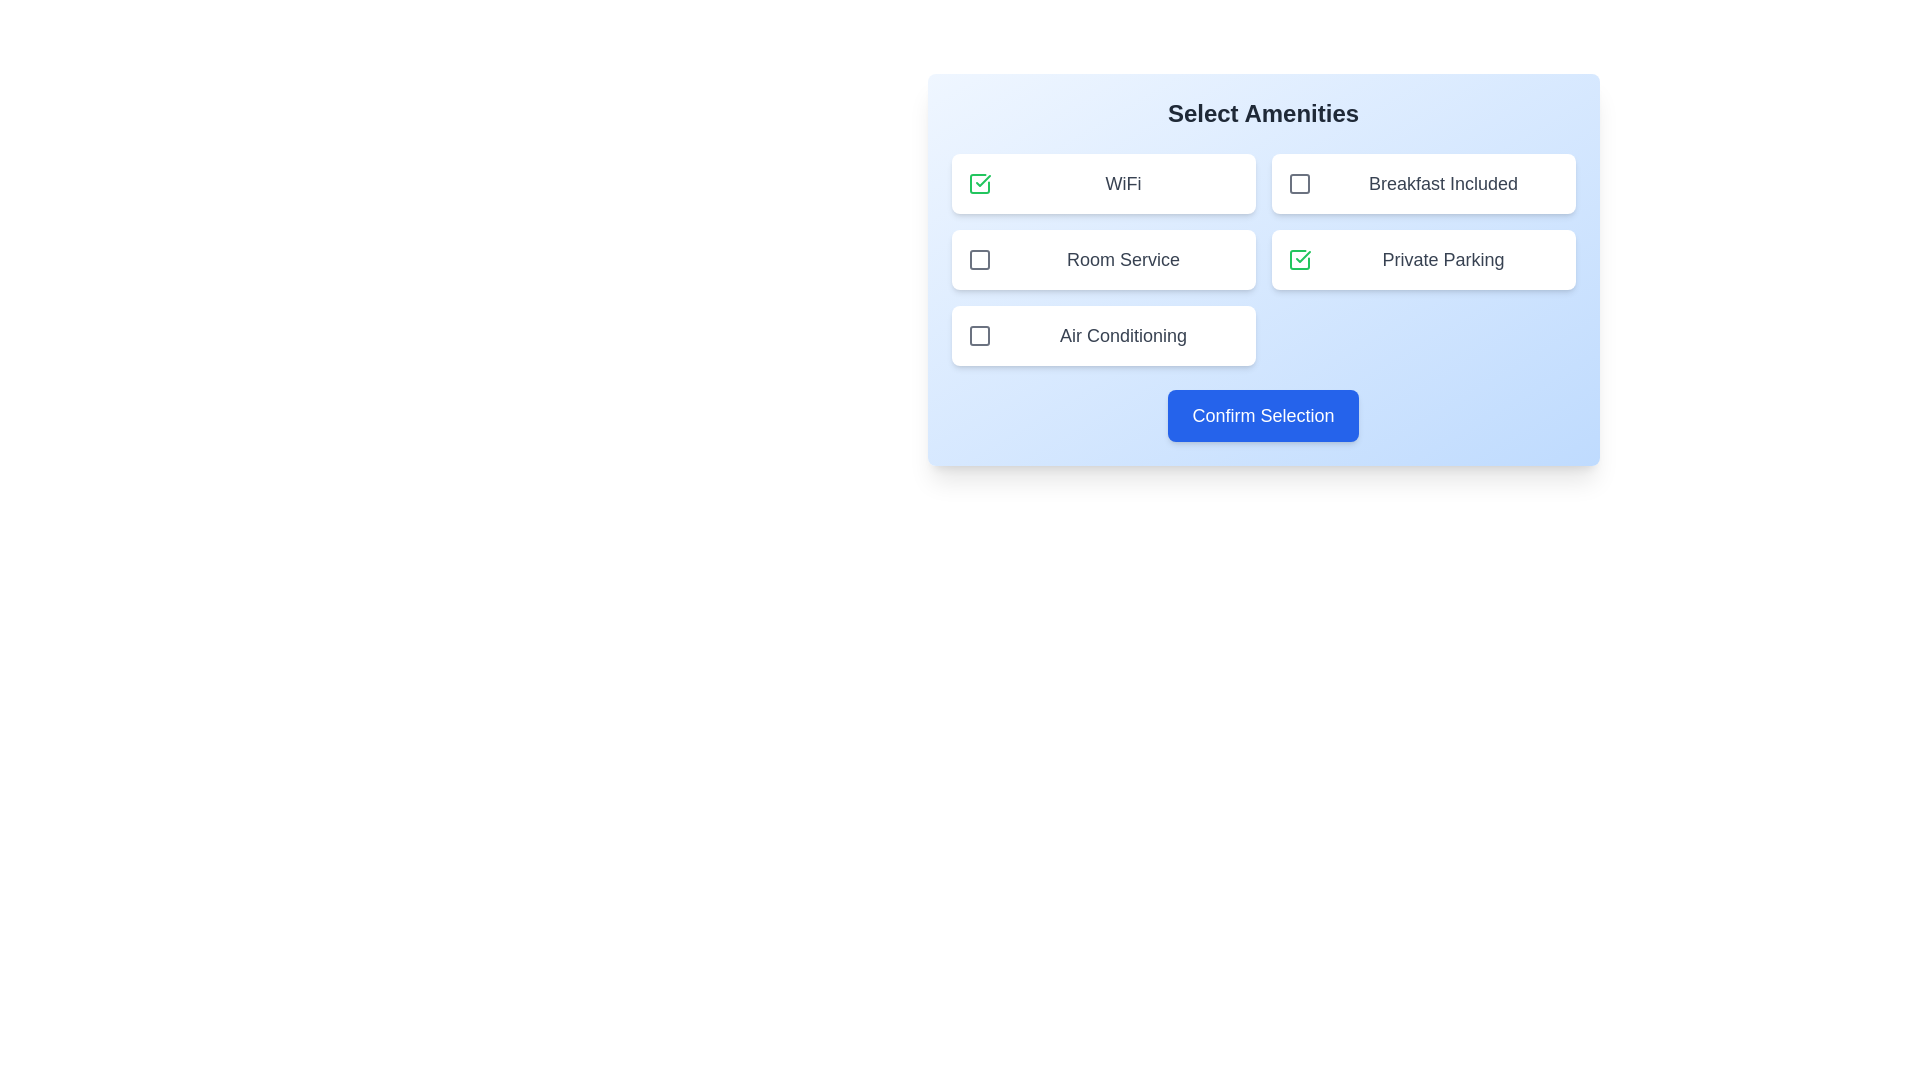 The image size is (1920, 1080). What do you see at coordinates (979, 258) in the screenshot?
I see `the 'Room Service' checkbox` at bounding box center [979, 258].